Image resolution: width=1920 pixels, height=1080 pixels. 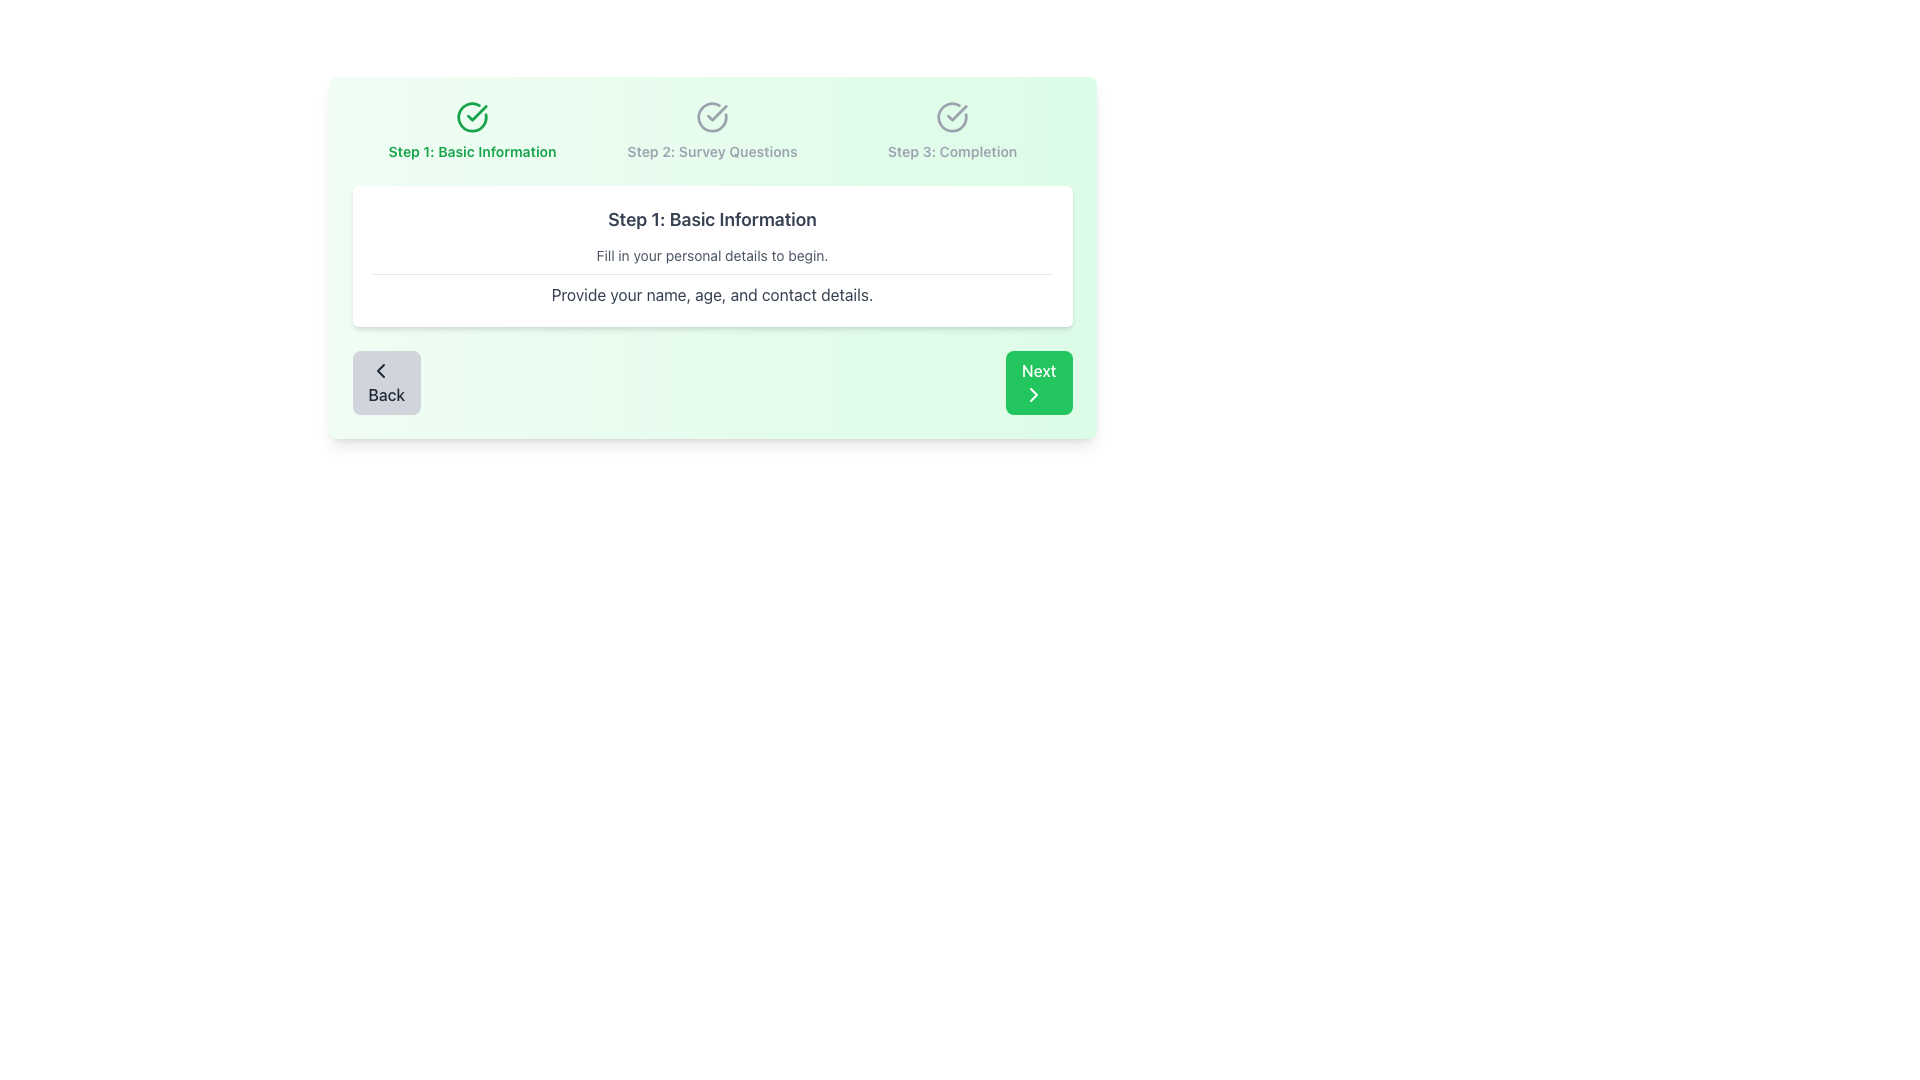 What do you see at coordinates (712, 150) in the screenshot?
I see `the text label displaying 'Step 2: Survey Questions', which is centrally located under a checkmark icon and indicates the second step of a process` at bounding box center [712, 150].